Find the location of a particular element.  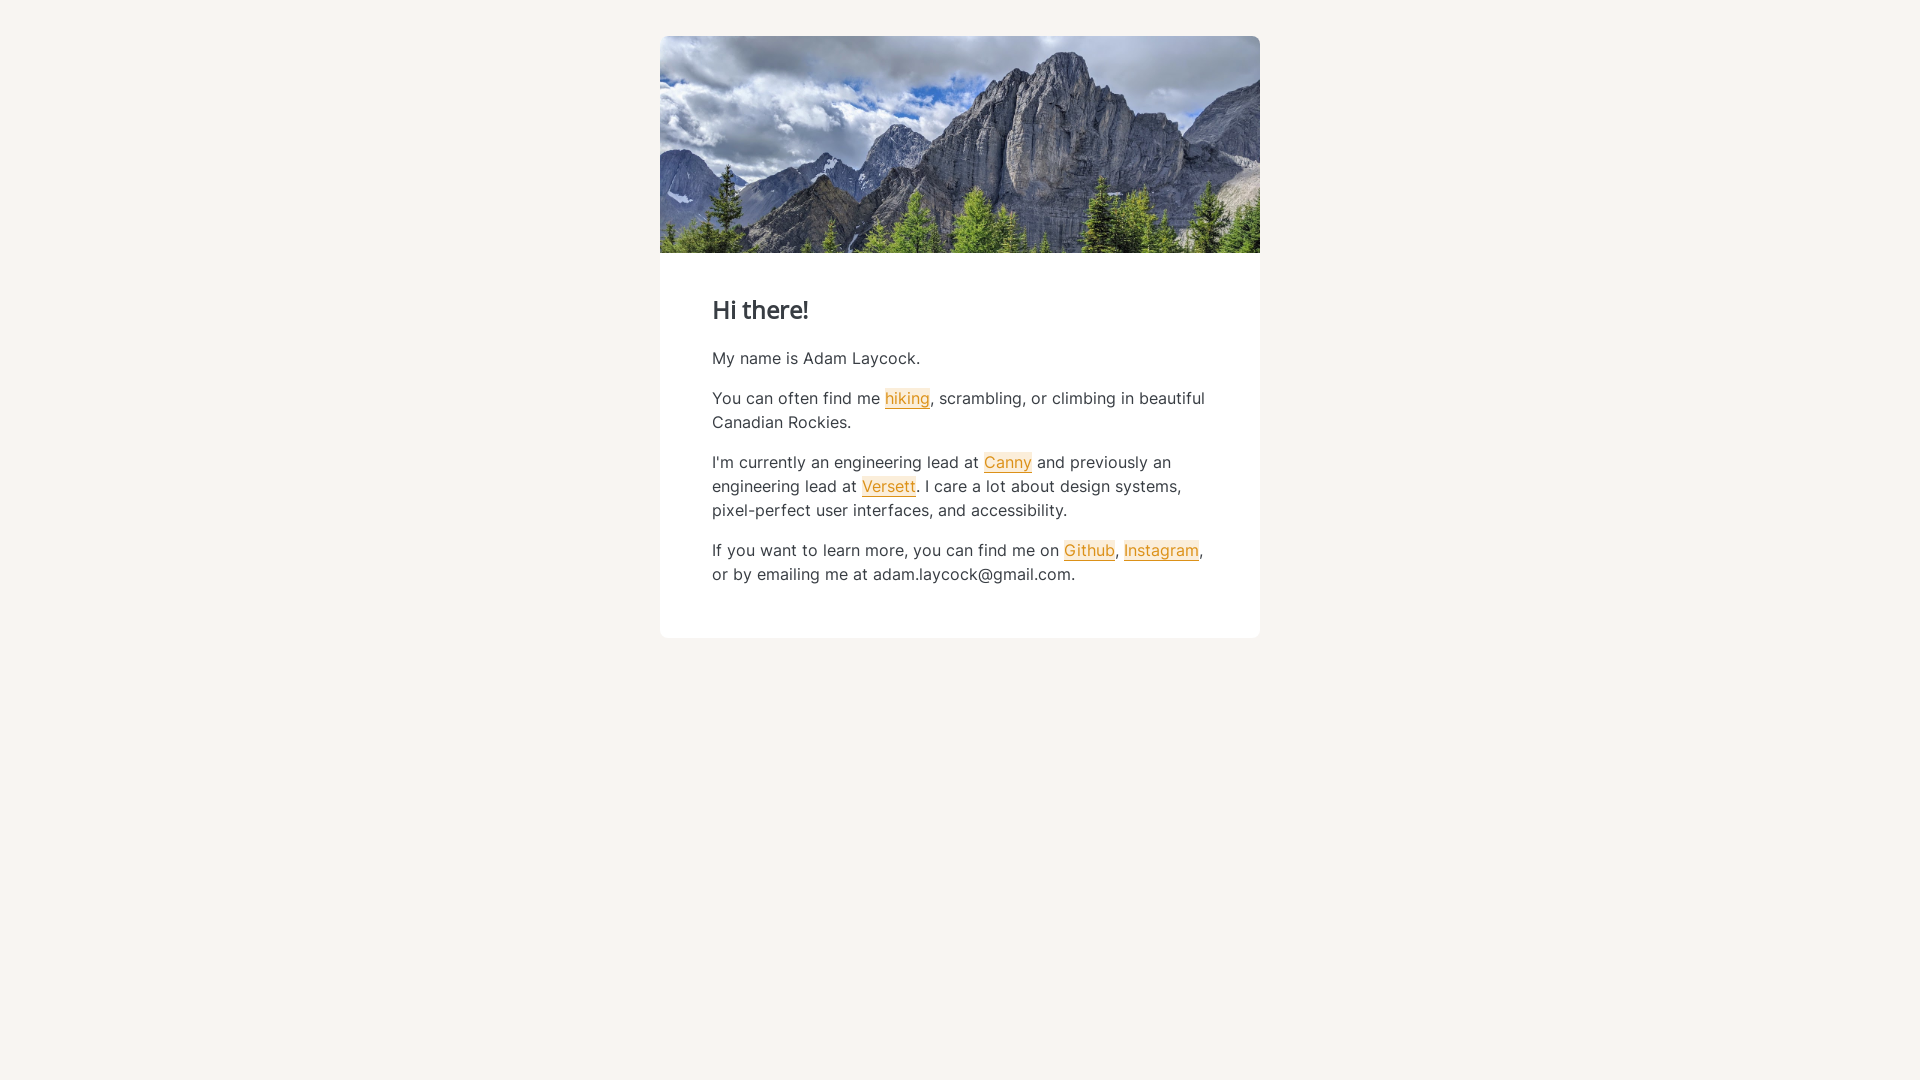

'Instagram' is located at coordinates (1123, 550).